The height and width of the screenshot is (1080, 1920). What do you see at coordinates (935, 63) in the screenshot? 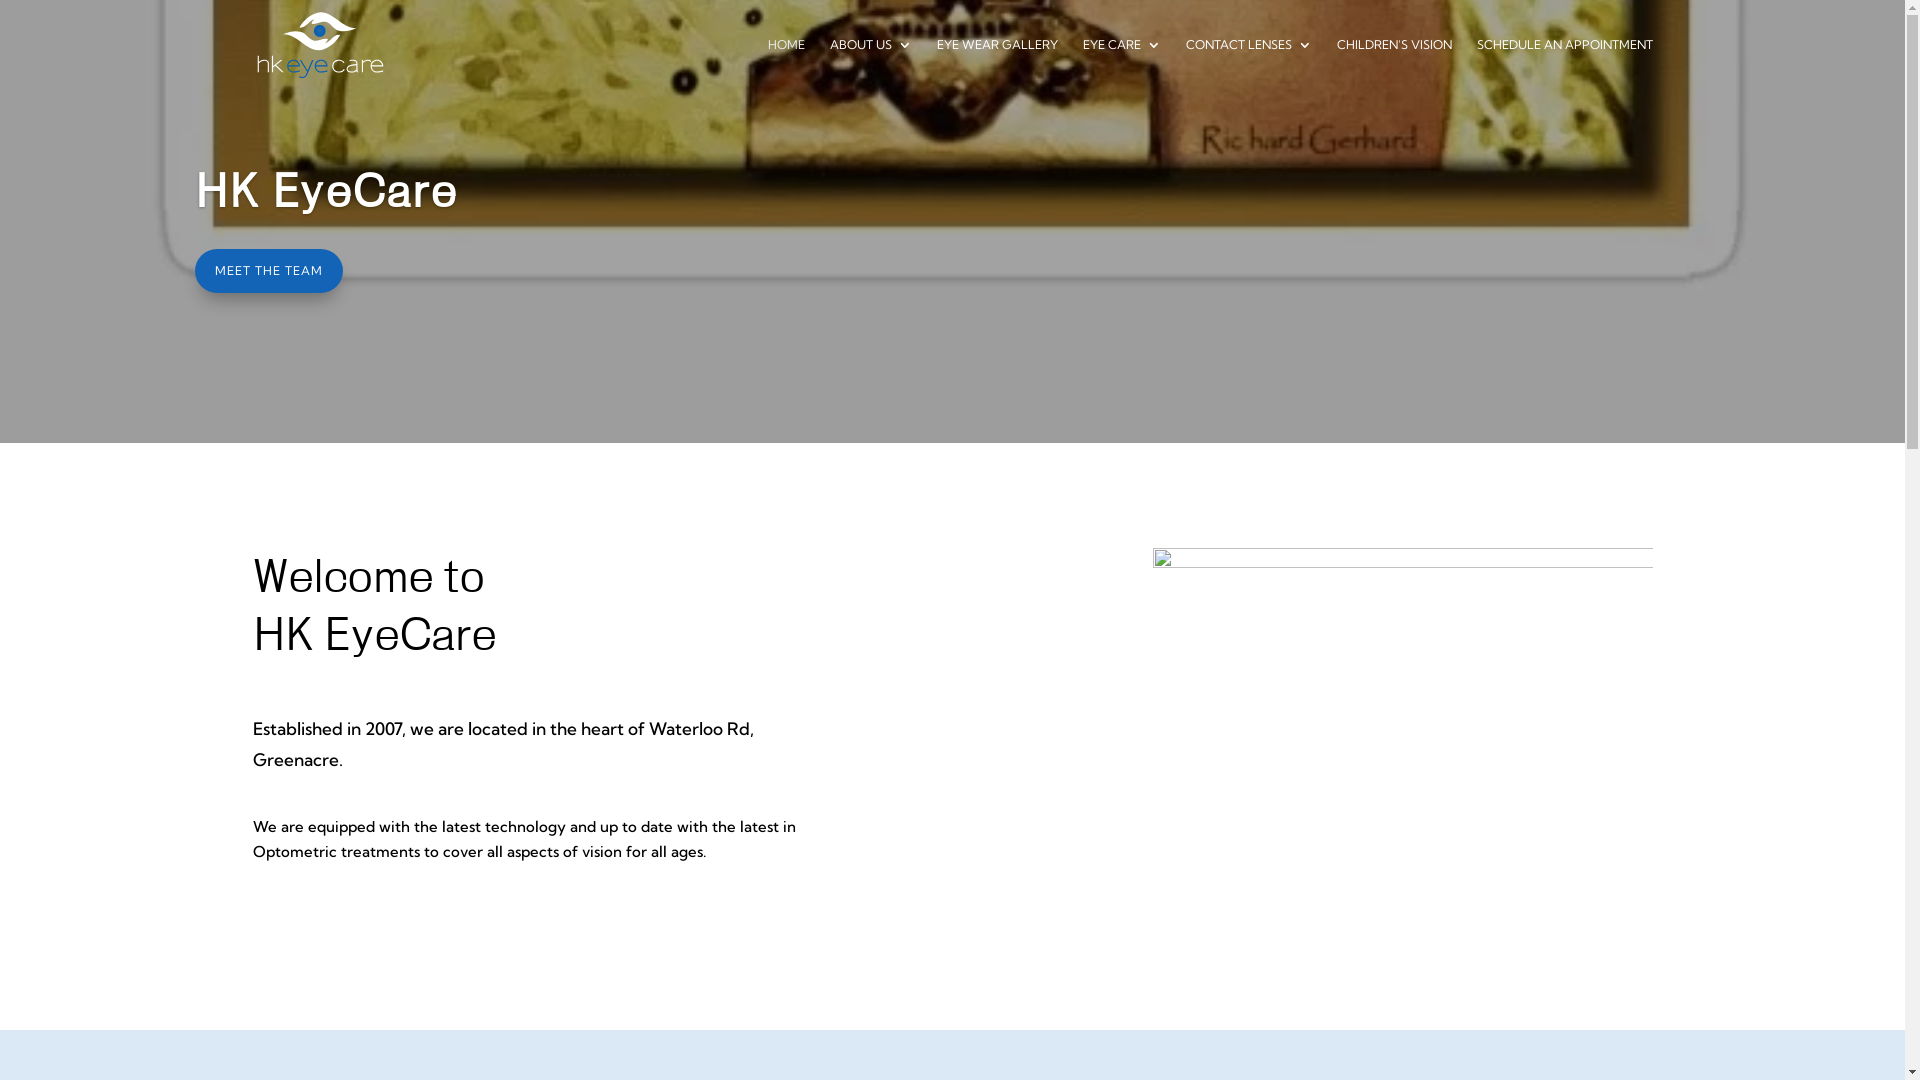
I see `'EYE WEAR GALLERY'` at bounding box center [935, 63].